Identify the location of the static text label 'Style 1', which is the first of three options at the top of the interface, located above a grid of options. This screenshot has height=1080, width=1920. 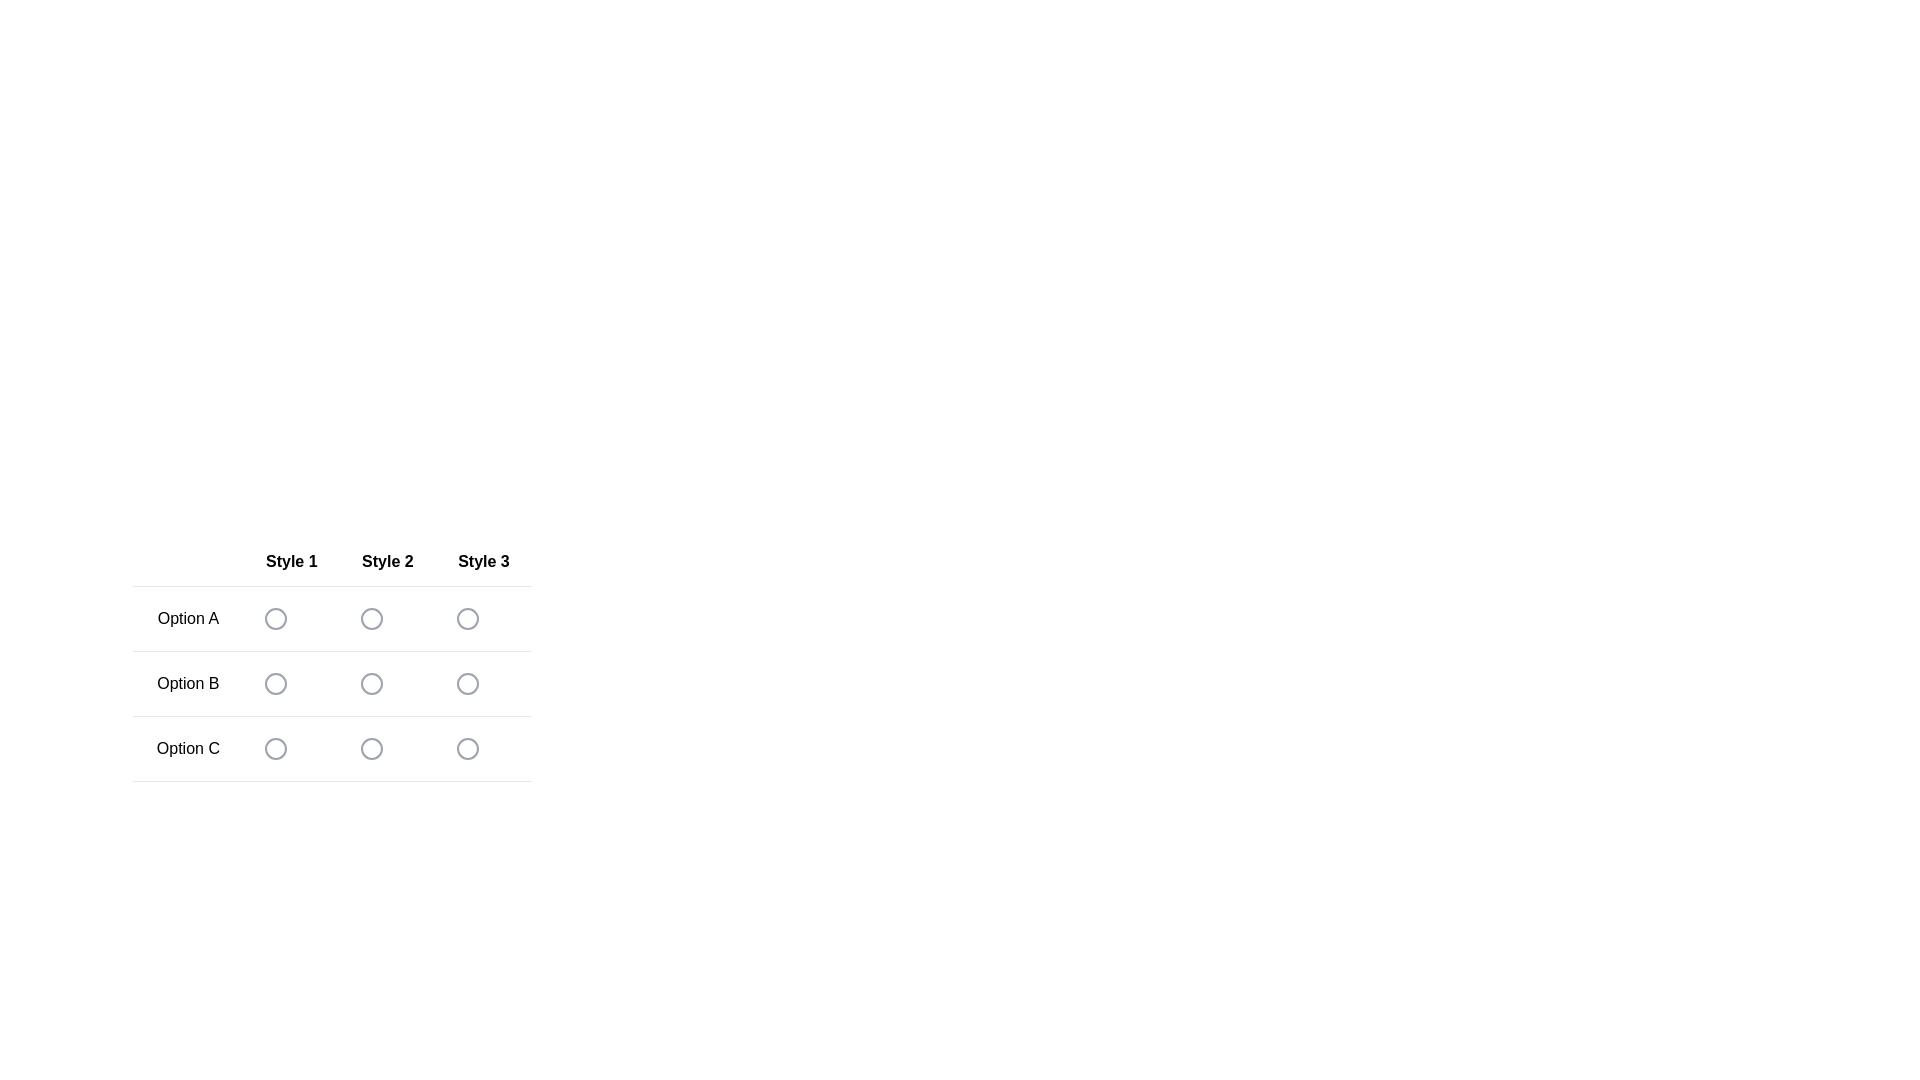
(290, 562).